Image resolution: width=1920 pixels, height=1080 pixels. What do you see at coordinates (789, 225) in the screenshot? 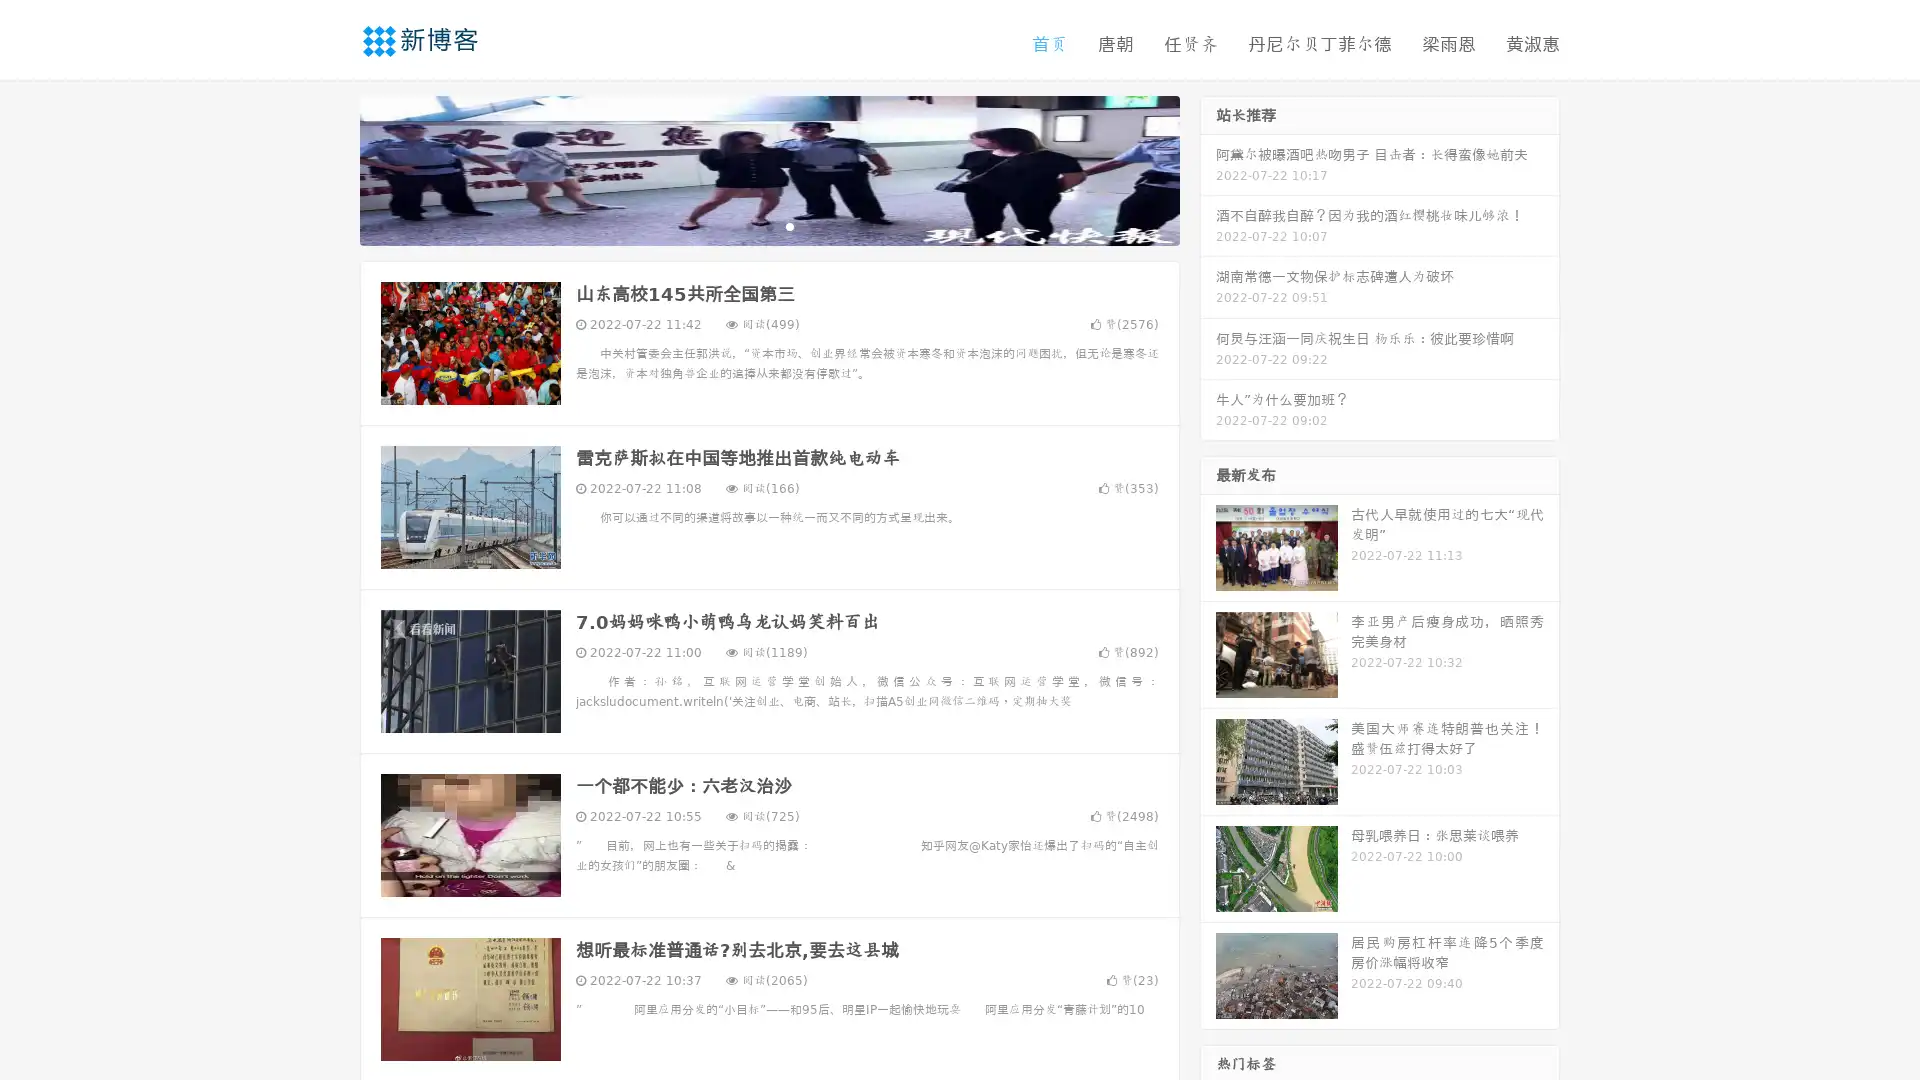
I see `Go to slide 3` at bounding box center [789, 225].